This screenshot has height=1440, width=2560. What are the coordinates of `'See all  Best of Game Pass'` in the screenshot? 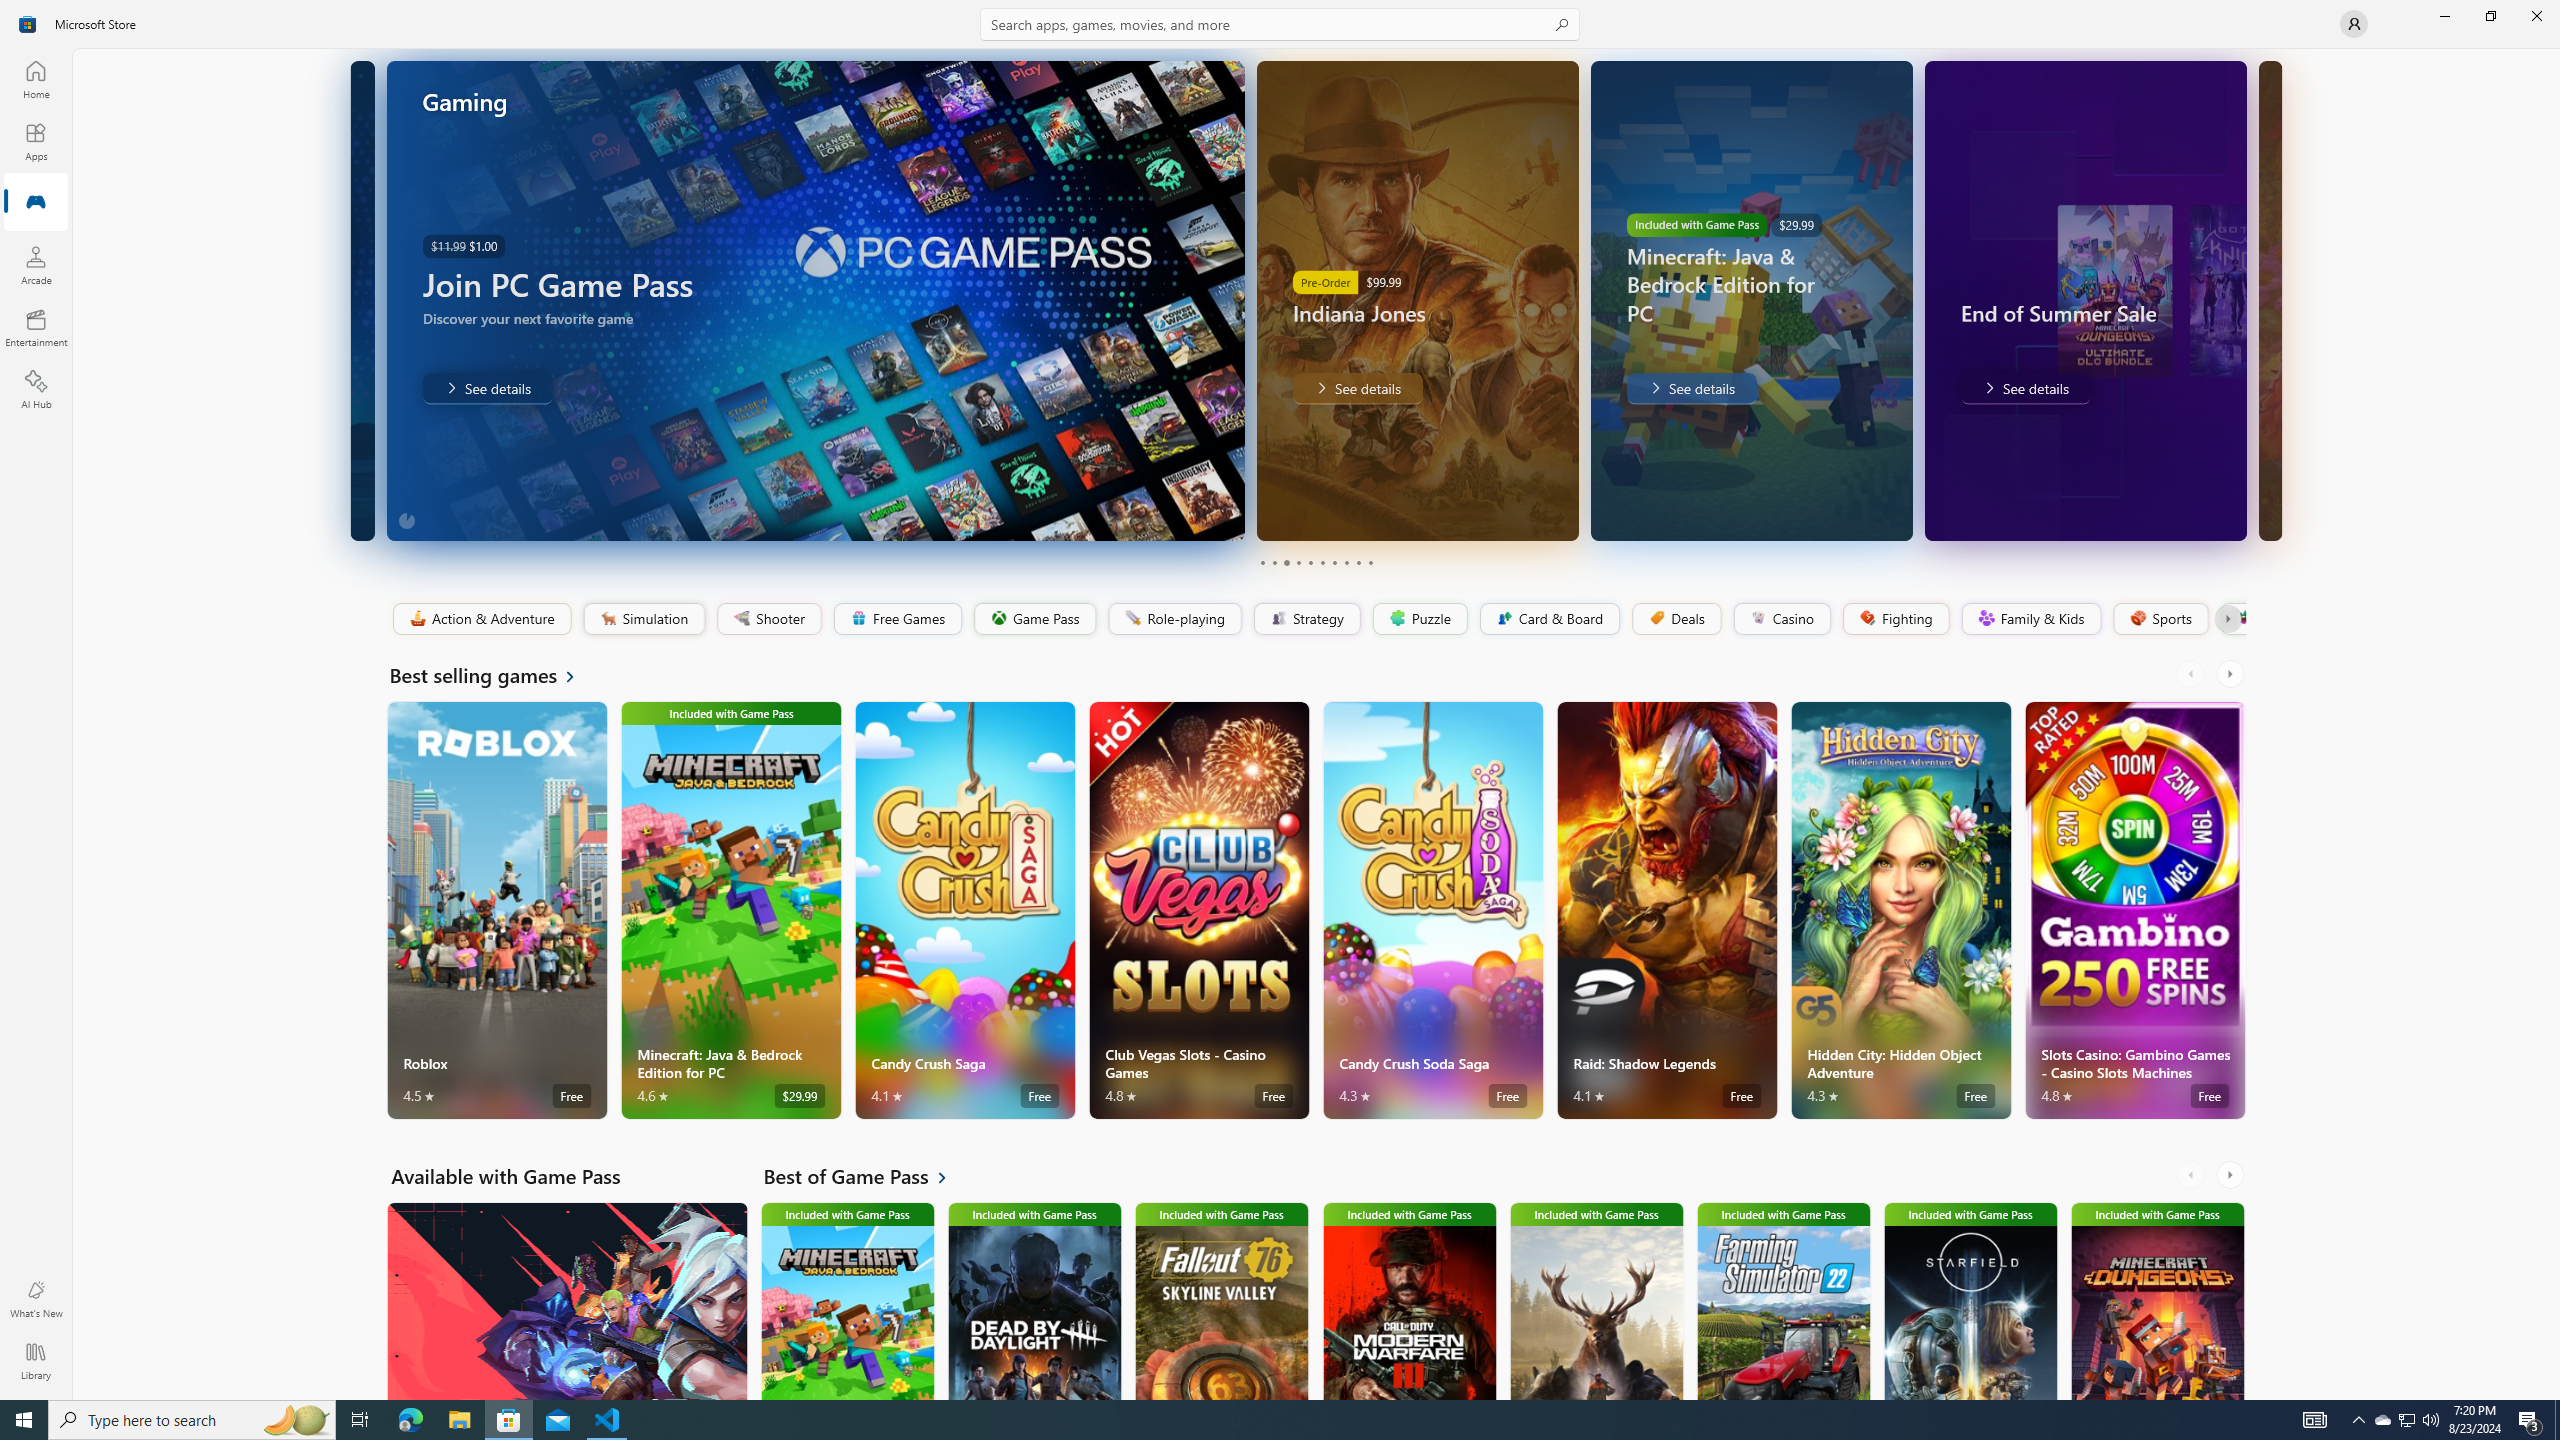 It's located at (867, 1175).